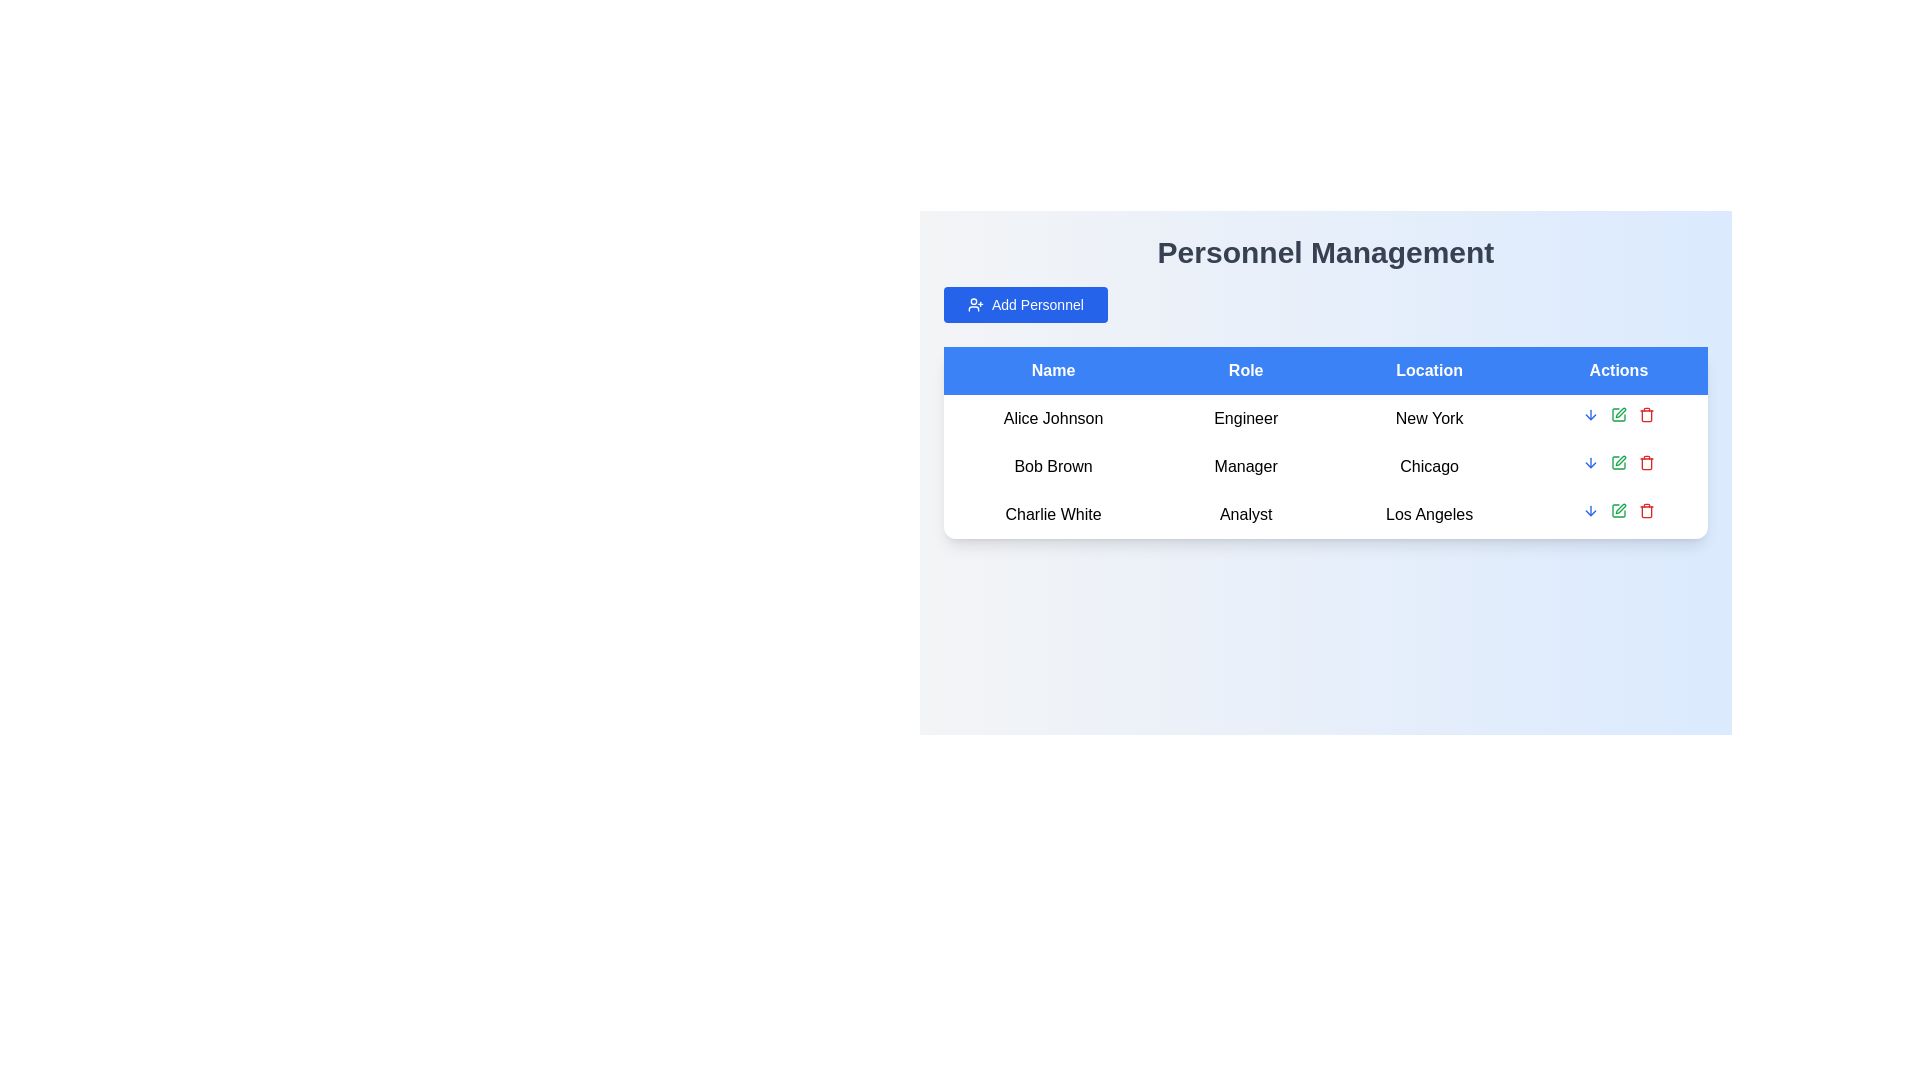 This screenshot has height=1080, width=1920. What do you see at coordinates (1052, 514) in the screenshot?
I see `the label displaying 'Charlie White' in the 'Name' column of the table within the 'Personnel Management' section` at bounding box center [1052, 514].